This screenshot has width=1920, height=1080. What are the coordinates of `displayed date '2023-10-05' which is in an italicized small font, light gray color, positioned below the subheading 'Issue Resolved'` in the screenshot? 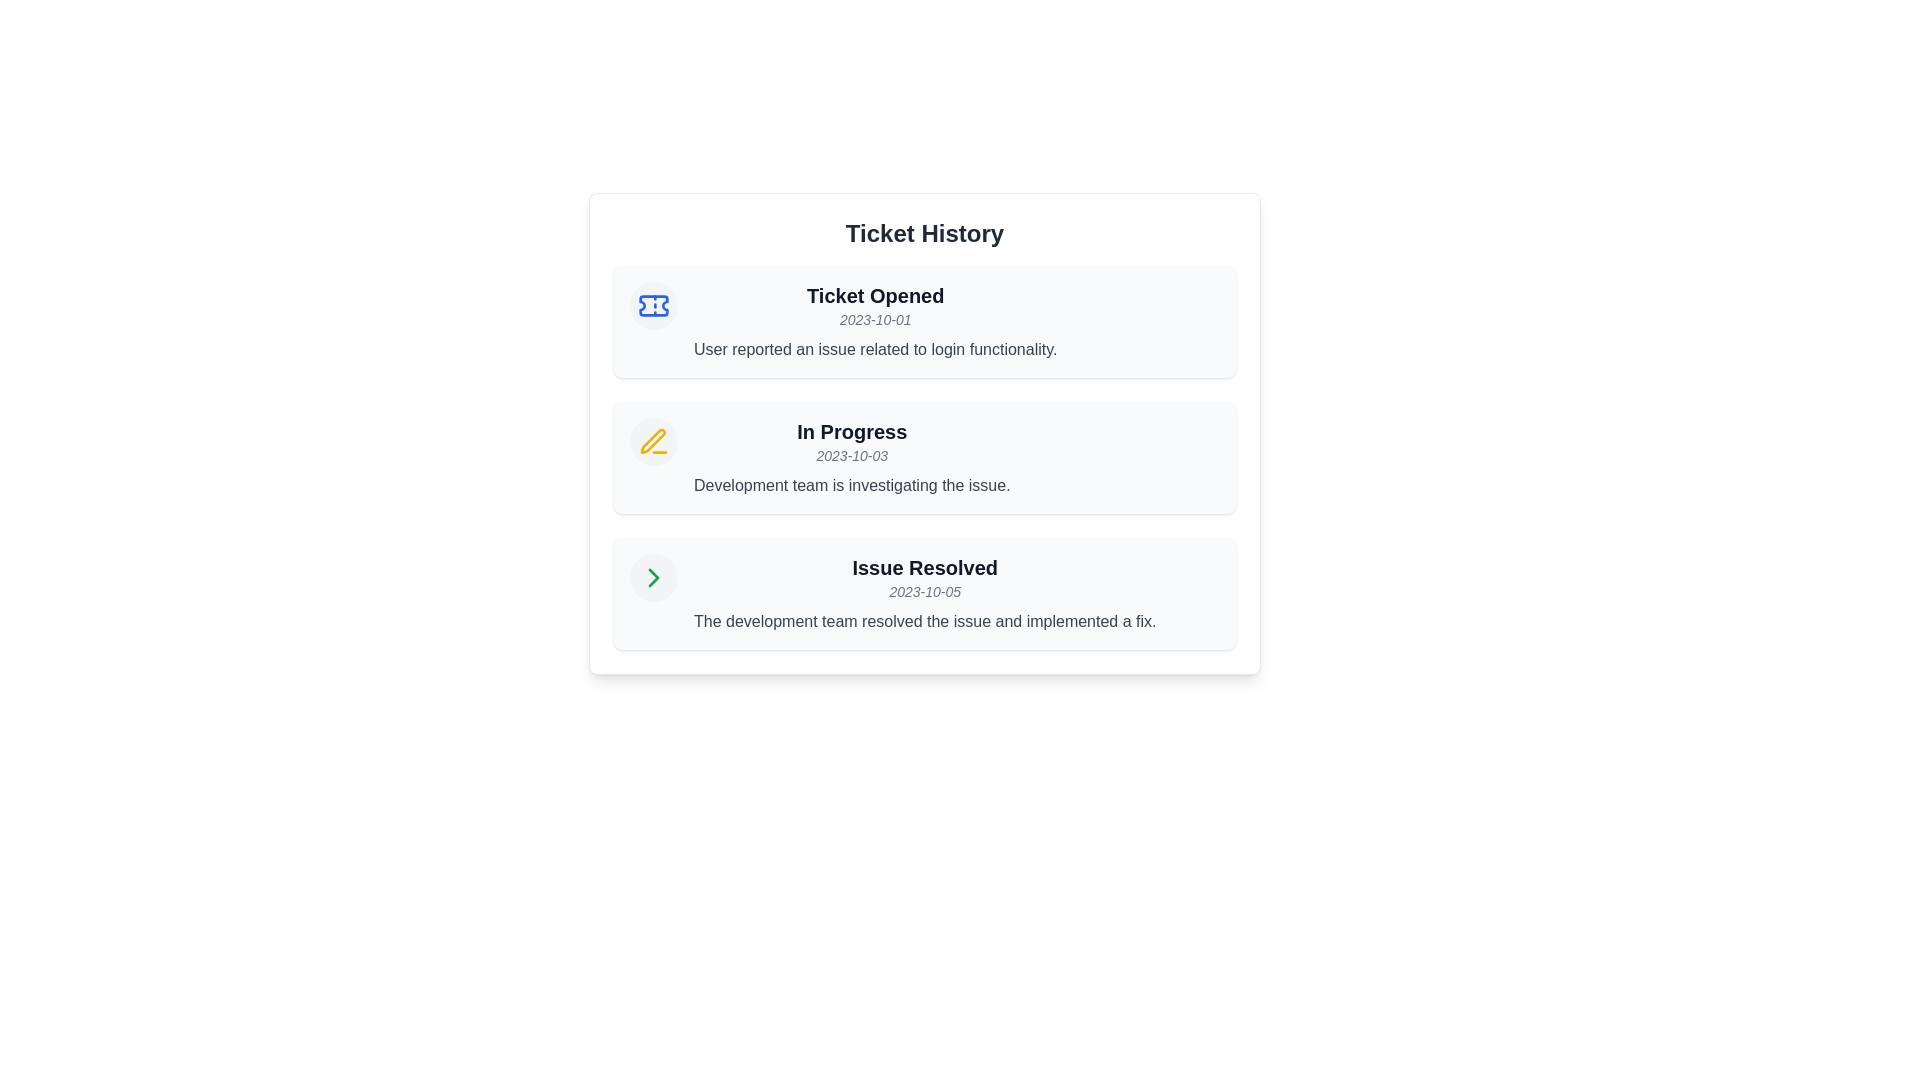 It's located at (924, 590).